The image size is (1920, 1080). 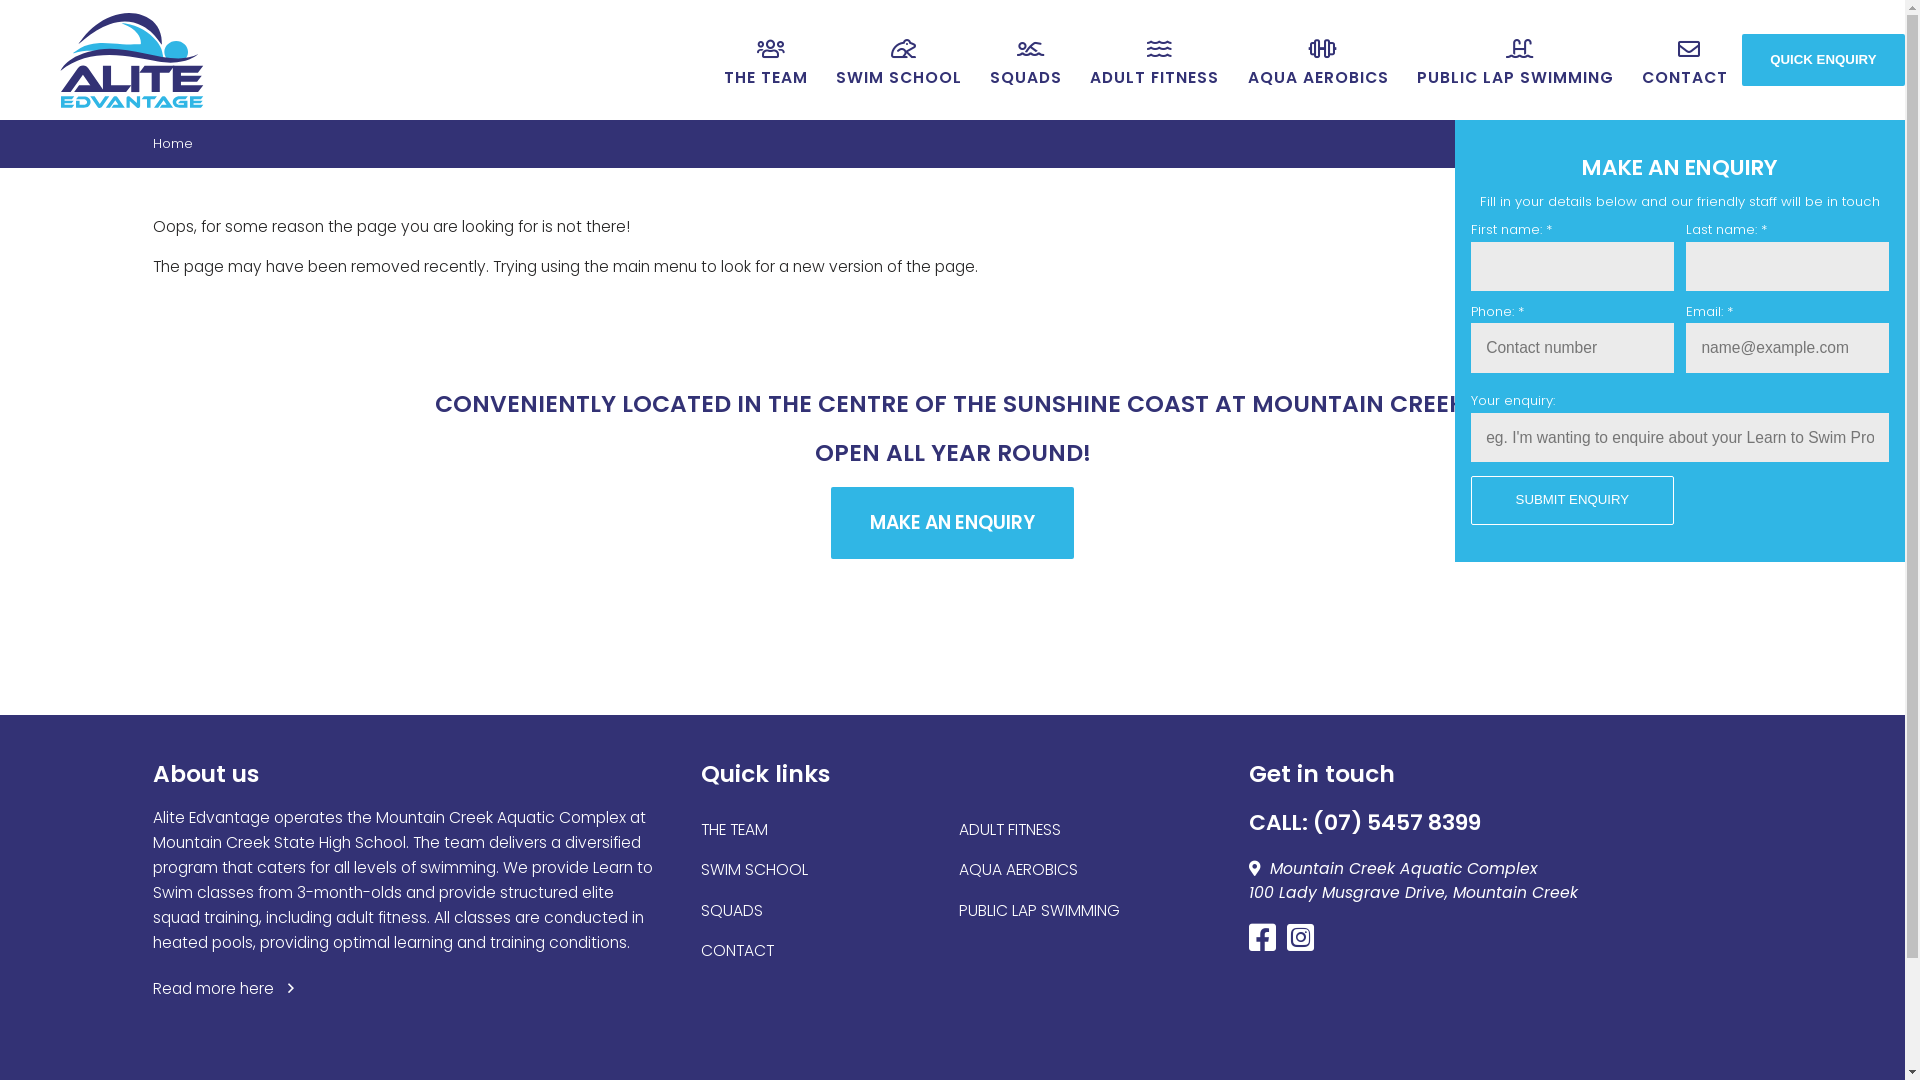 What do you see at coordinates (733, 829) in the screenshot?
I see `'THE TEAM'` at bounding box center [733, 829].